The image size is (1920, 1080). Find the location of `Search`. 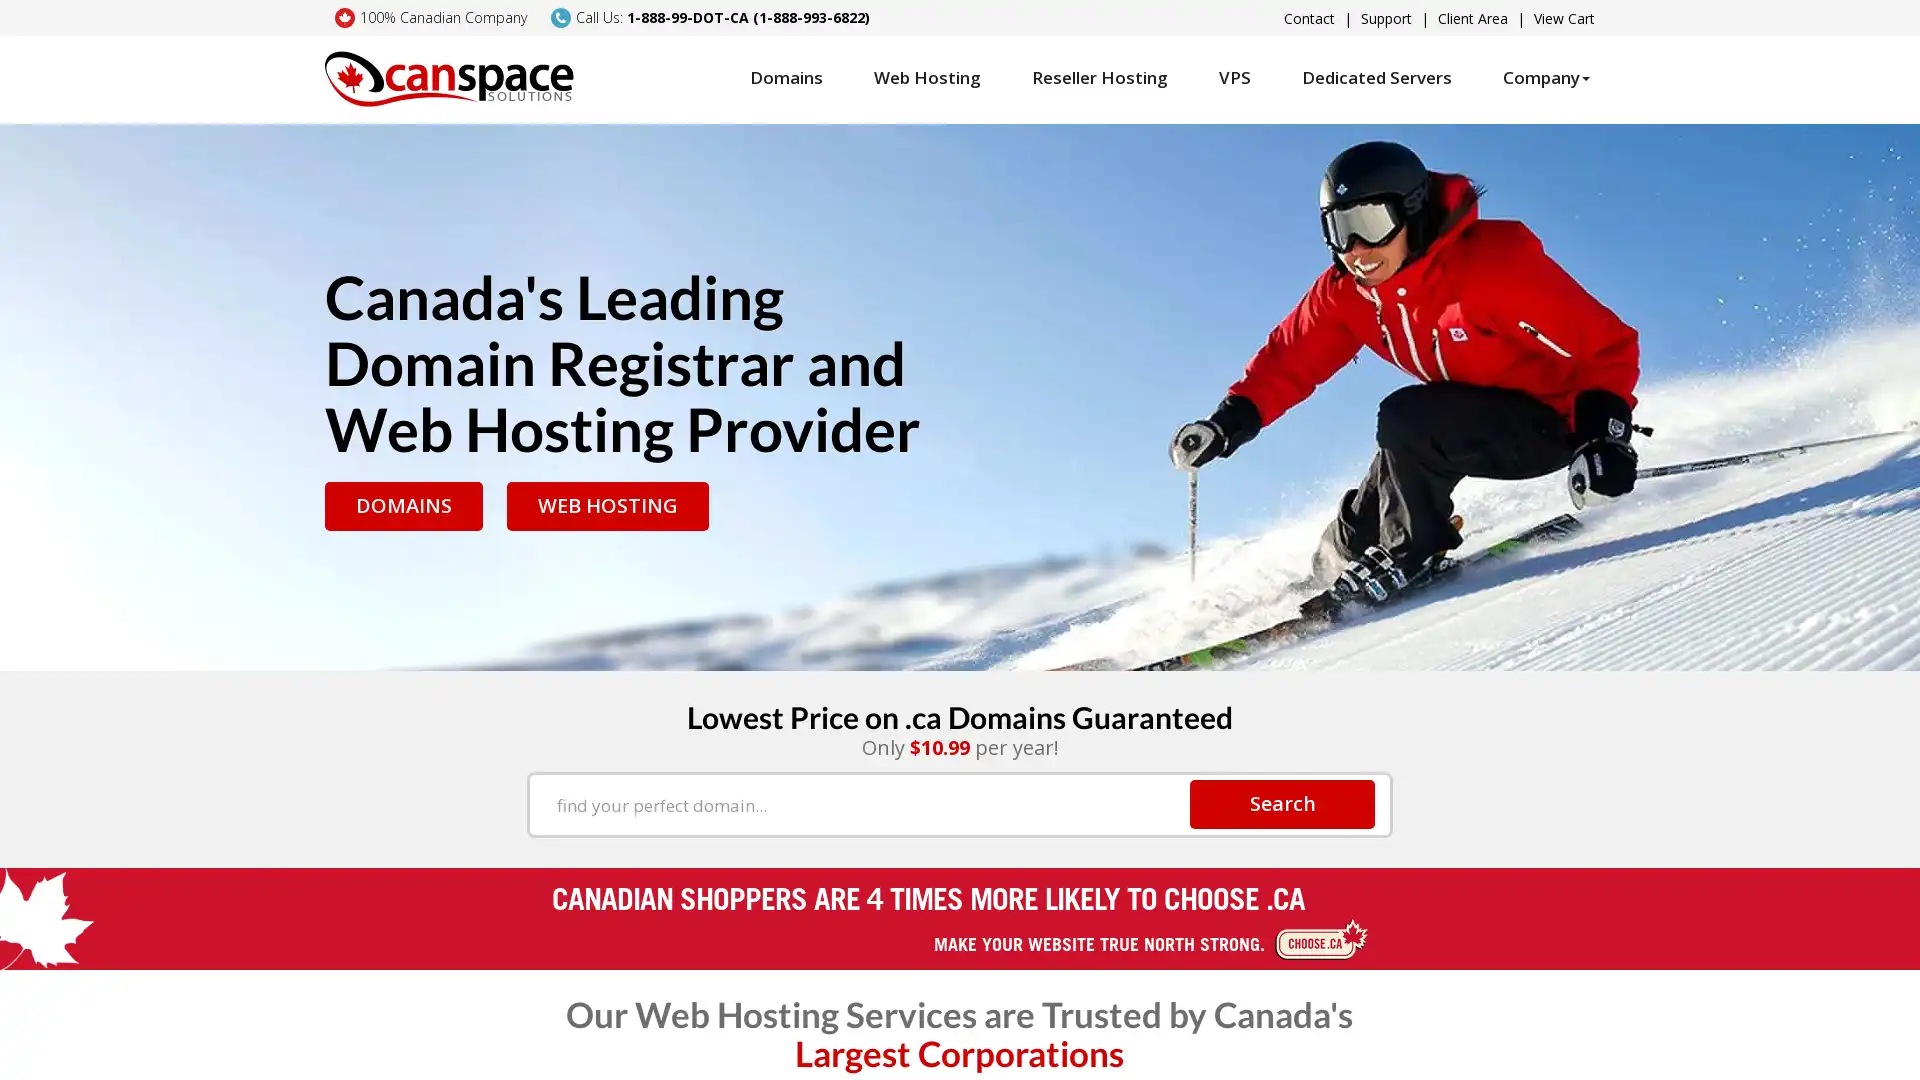

Search is located at coordinates (1282, 802).